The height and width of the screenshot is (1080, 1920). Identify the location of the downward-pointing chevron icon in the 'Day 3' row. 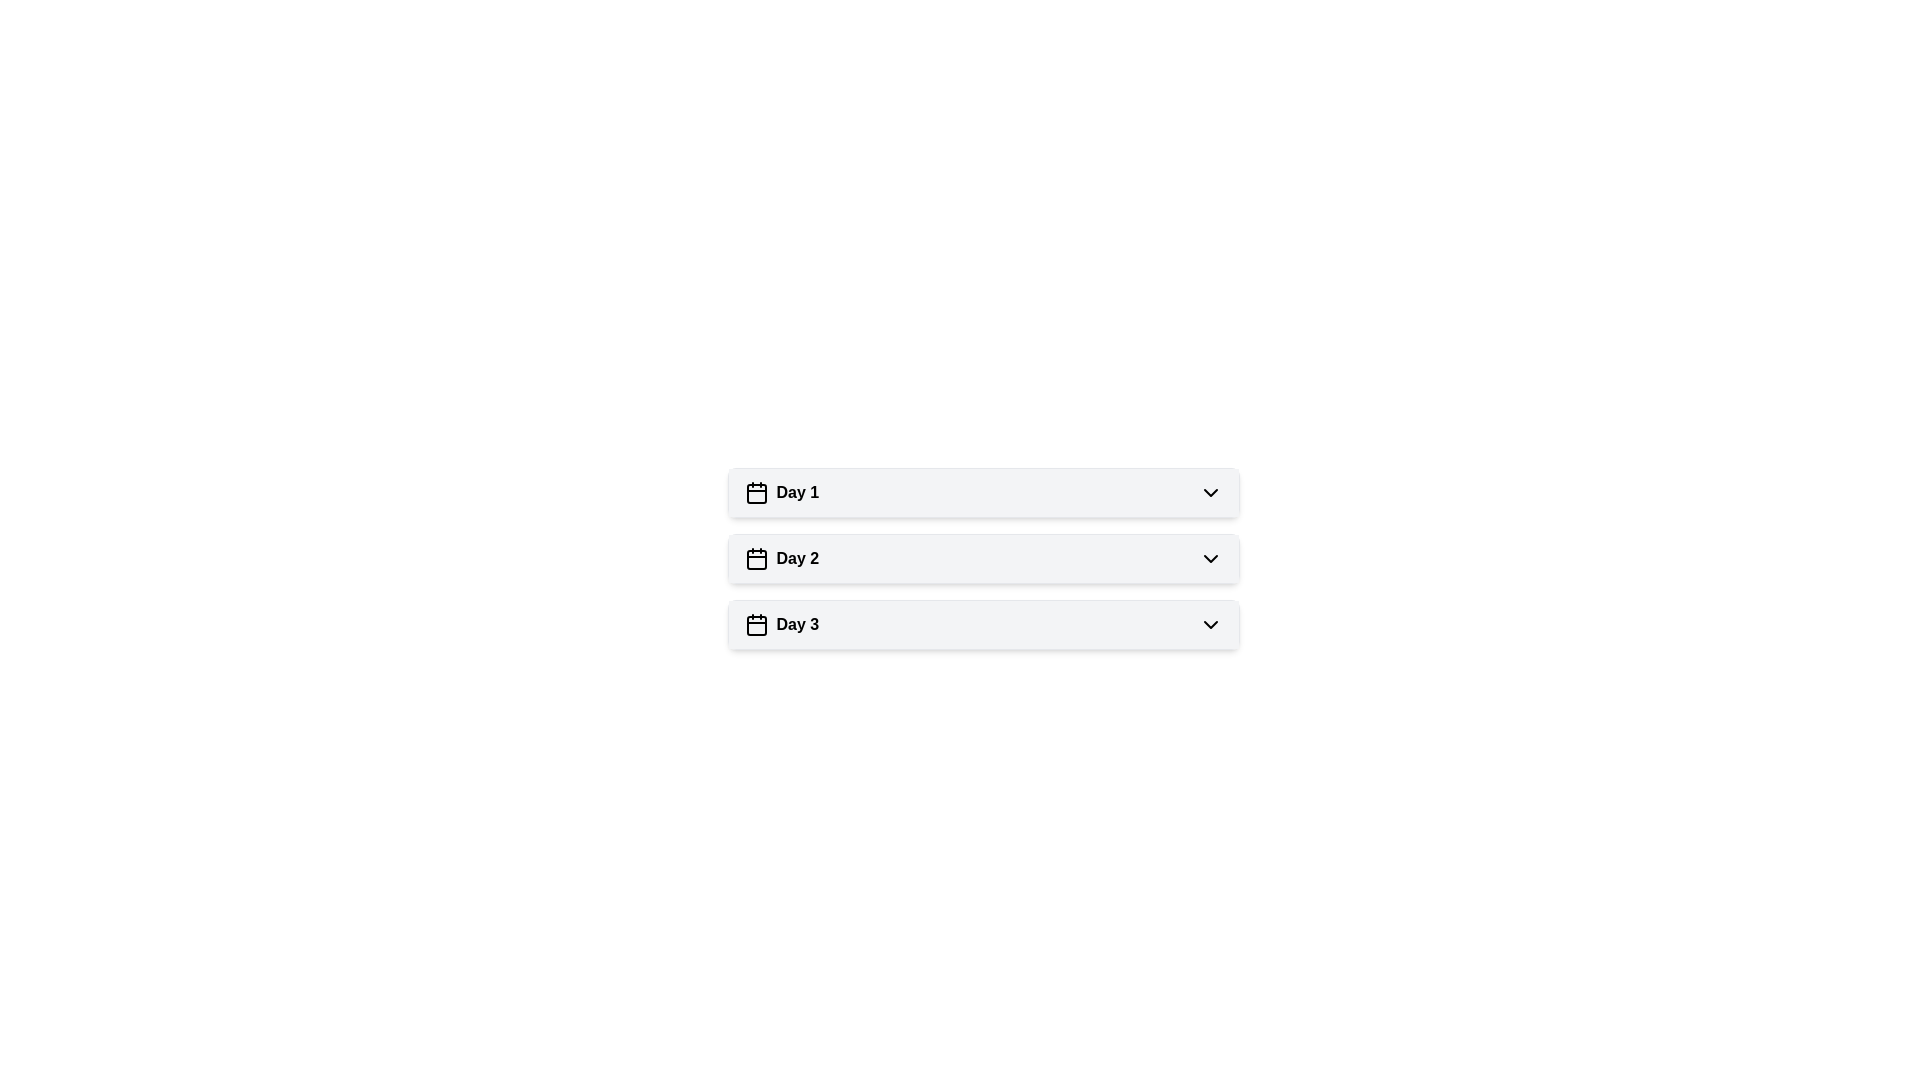
(1209, 623).